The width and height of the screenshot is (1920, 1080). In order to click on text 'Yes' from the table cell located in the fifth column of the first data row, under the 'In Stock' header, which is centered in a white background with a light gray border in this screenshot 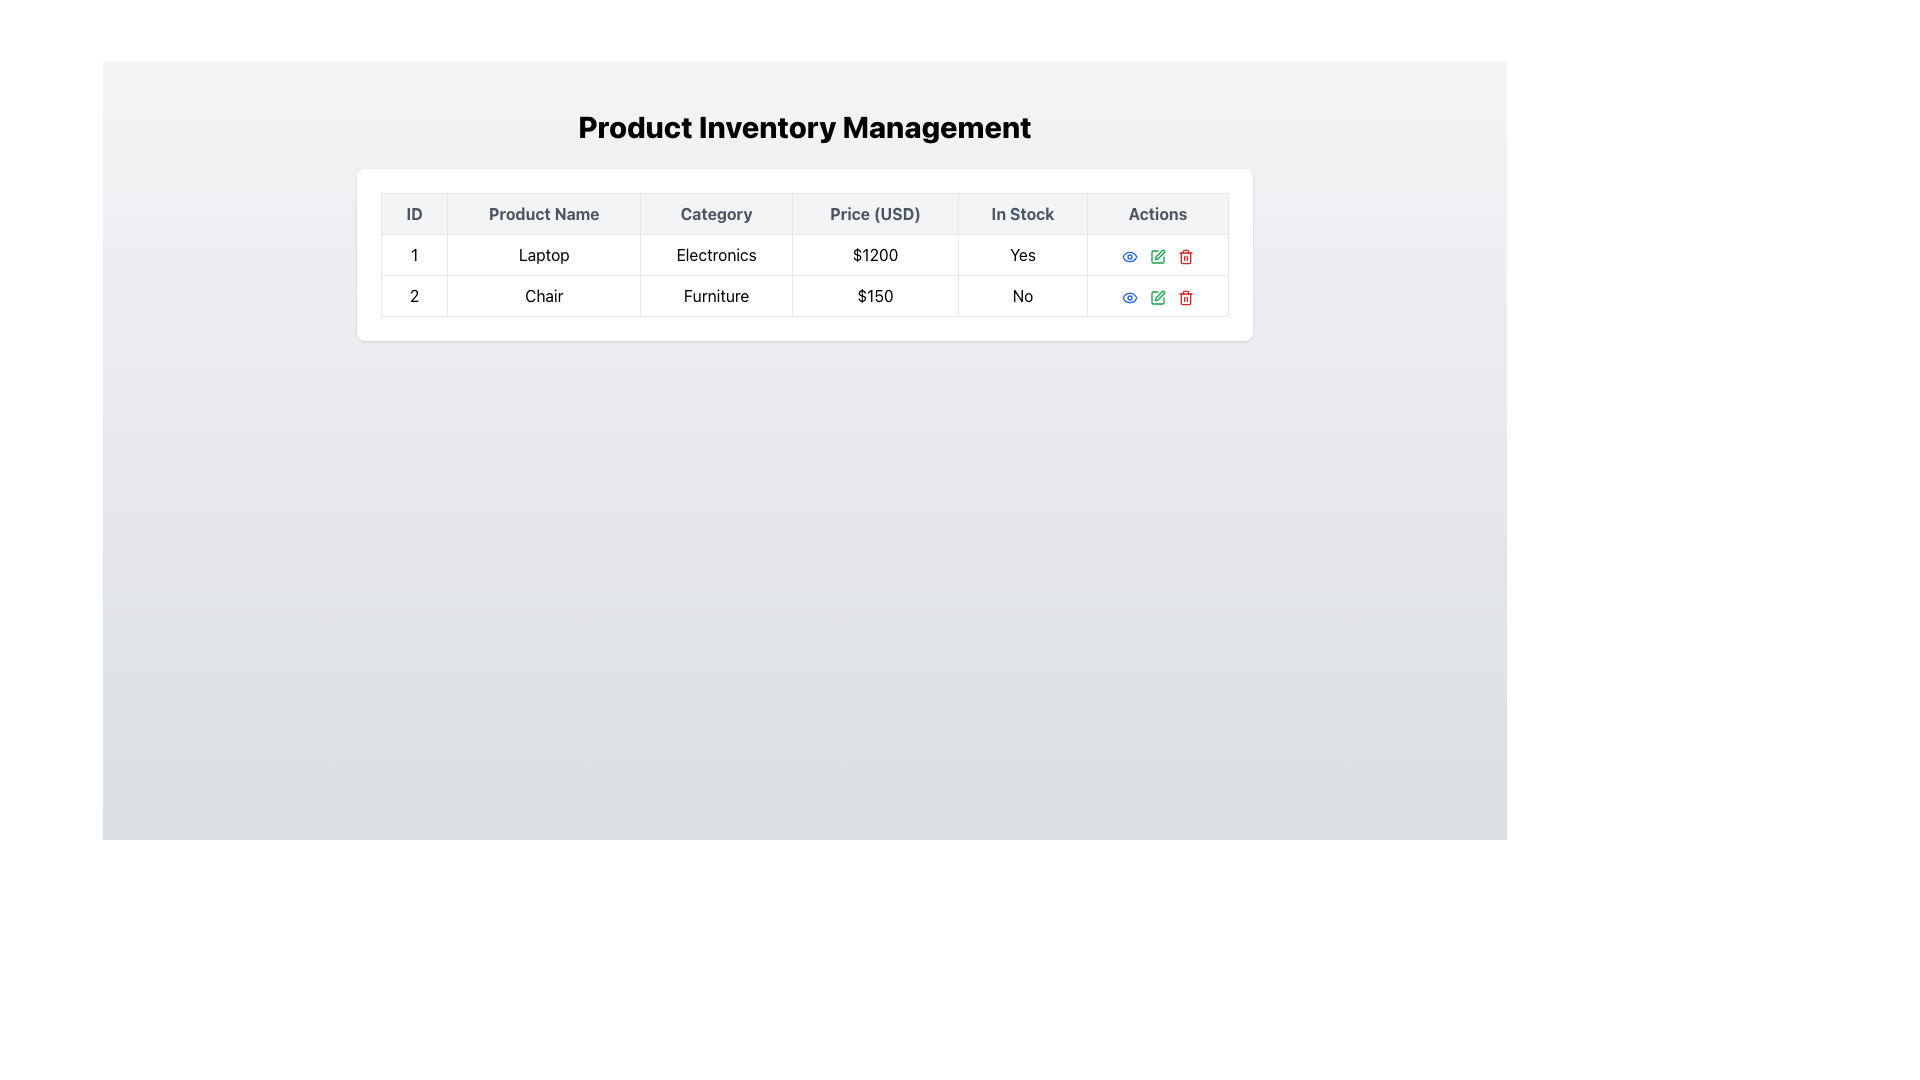, I will do `click(1022, 253)`.